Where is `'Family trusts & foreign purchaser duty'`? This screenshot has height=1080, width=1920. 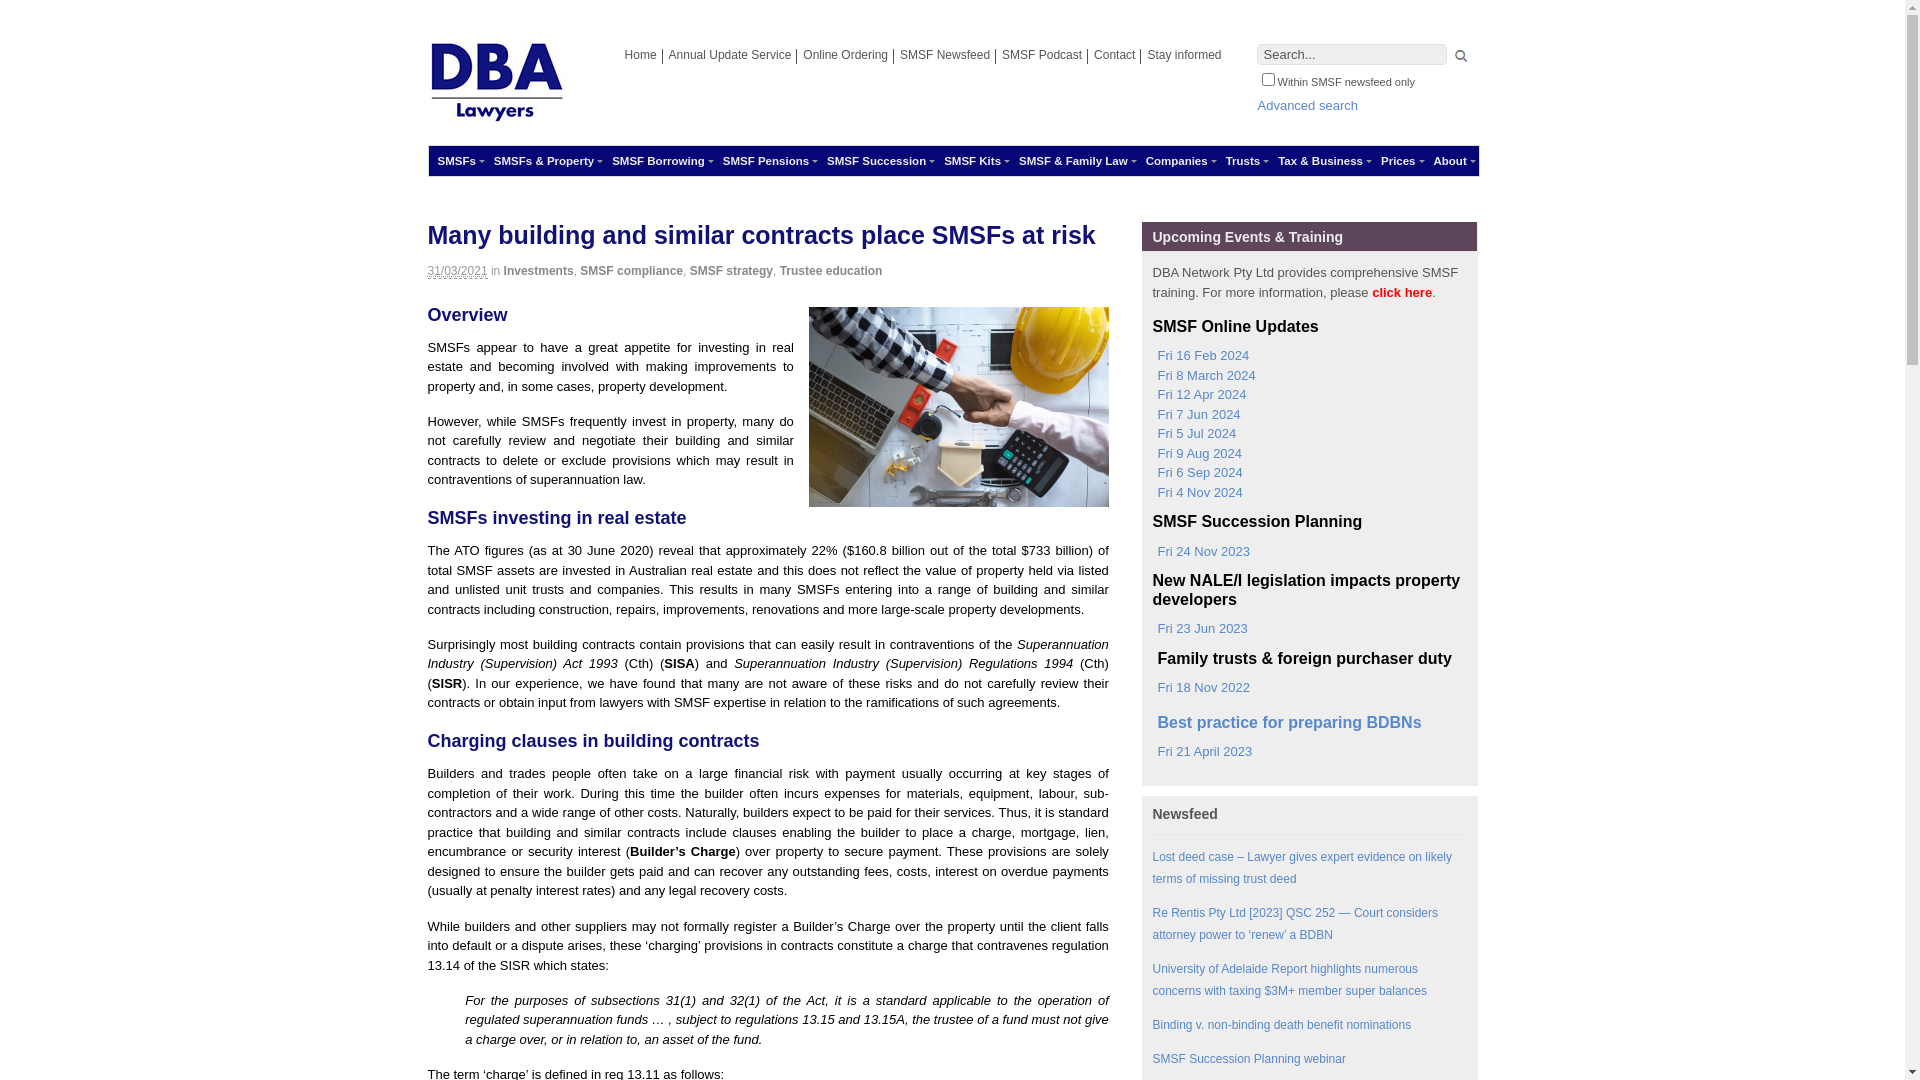
'Family trusts & foreign purchaser duty' is located at coordinates (1301, 658).